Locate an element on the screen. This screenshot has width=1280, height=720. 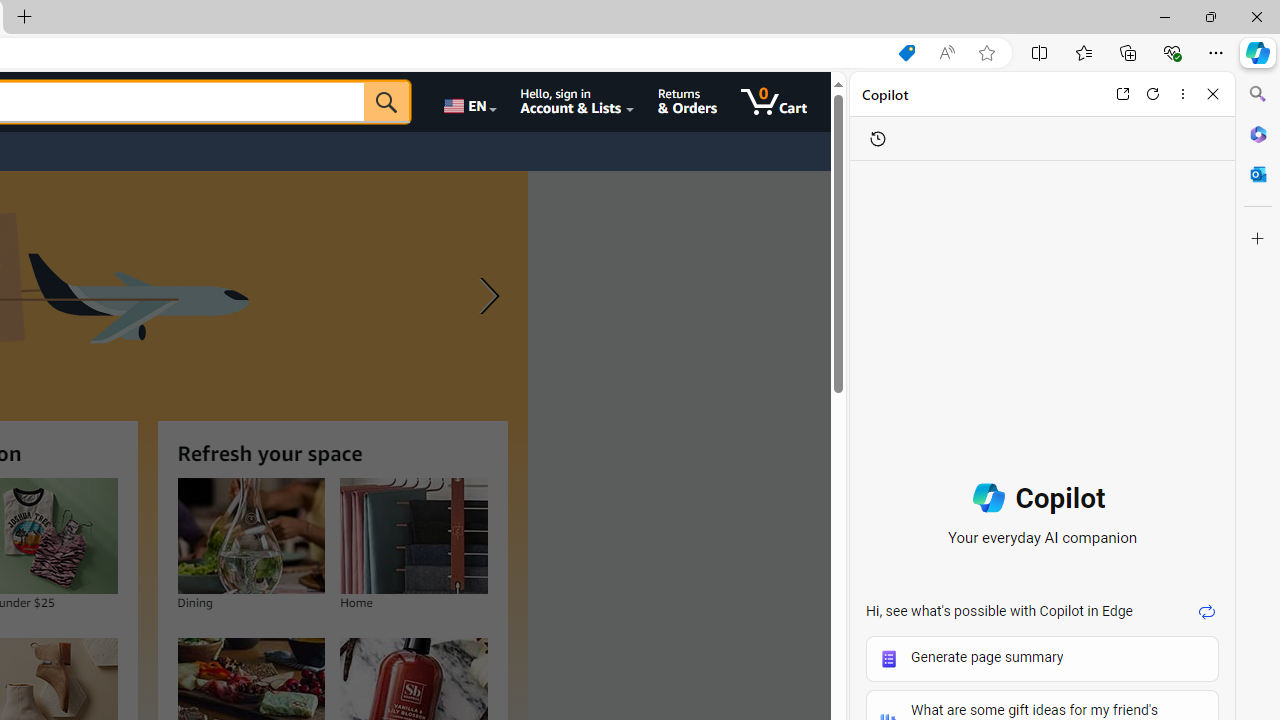
'Choose a language for shopping.' is located at coordinates (468, 101).